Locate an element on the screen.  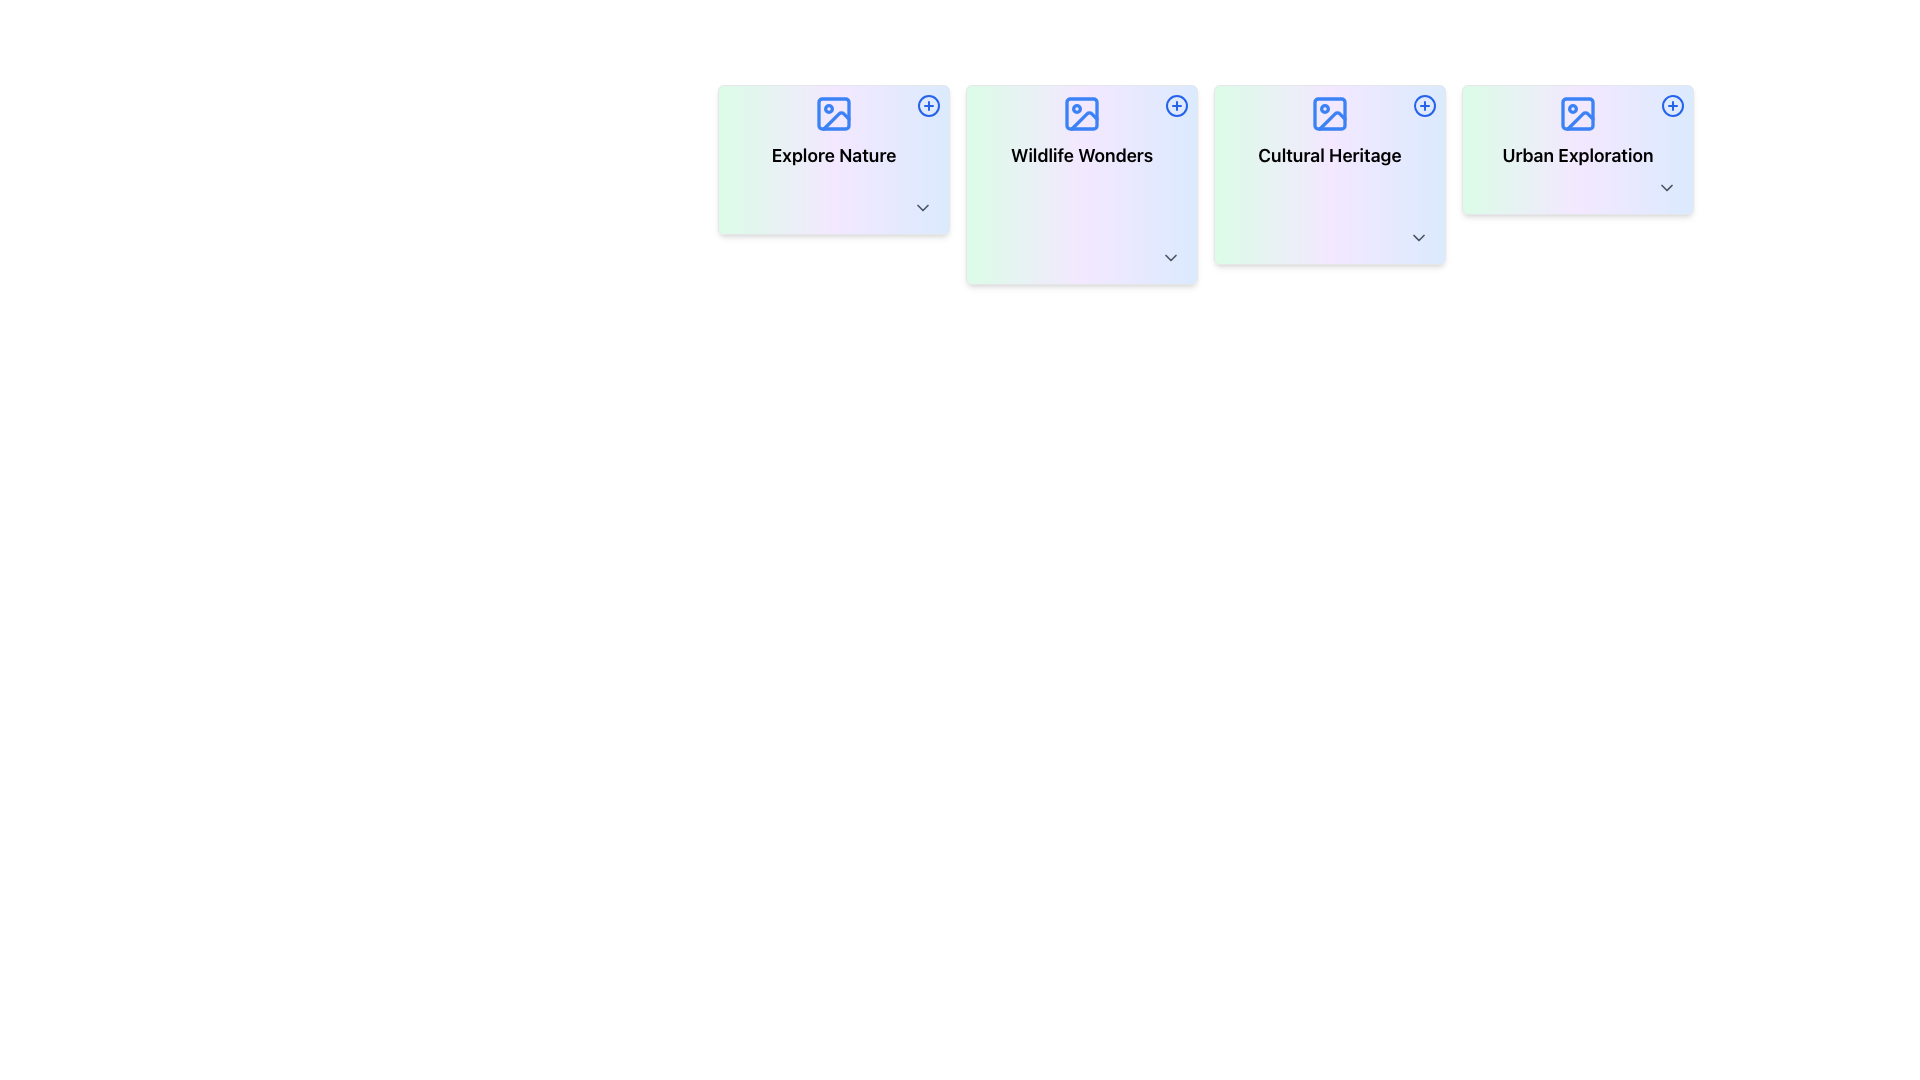
the fourth navigational card related to 'Urban Exploration' in the grid layout is located at coordinates (1577, 149).